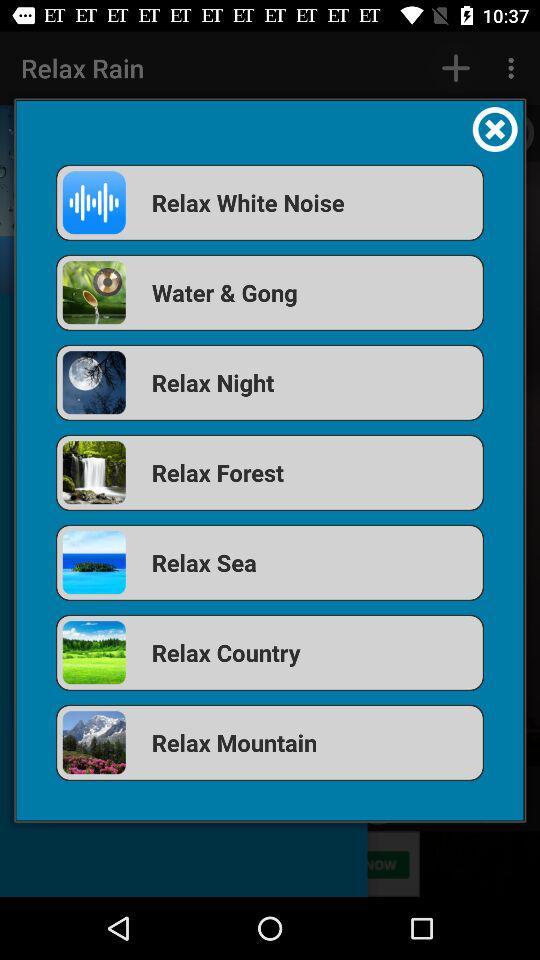 The width and height of the screenshot is (540, 960). Describe the element at coordinates (270, 202) in the screenshot. I see `relax white noise app` at that location.